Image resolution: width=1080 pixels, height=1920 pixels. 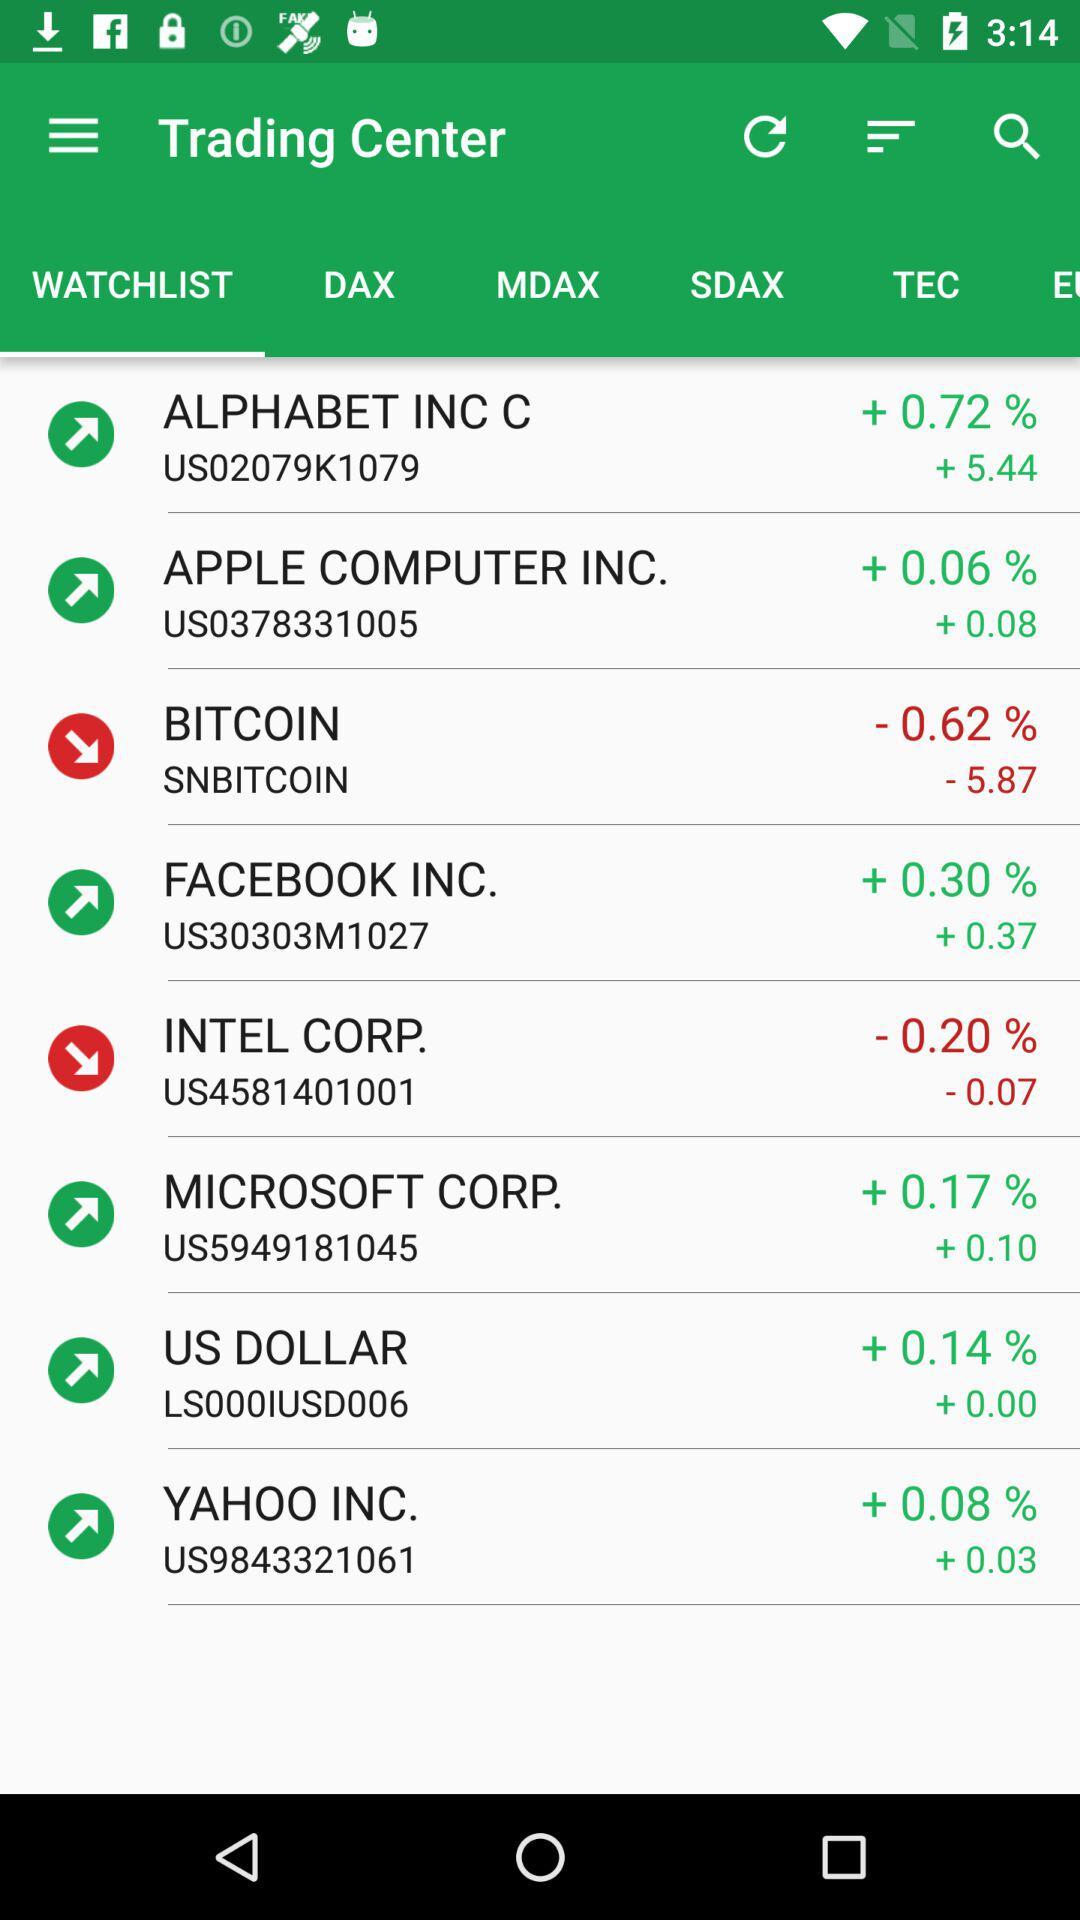 What do you see at coordinates (548, 621) in the screenshot?
I see `icon next to the + 0.08 item` at bounding box center [548, 621].